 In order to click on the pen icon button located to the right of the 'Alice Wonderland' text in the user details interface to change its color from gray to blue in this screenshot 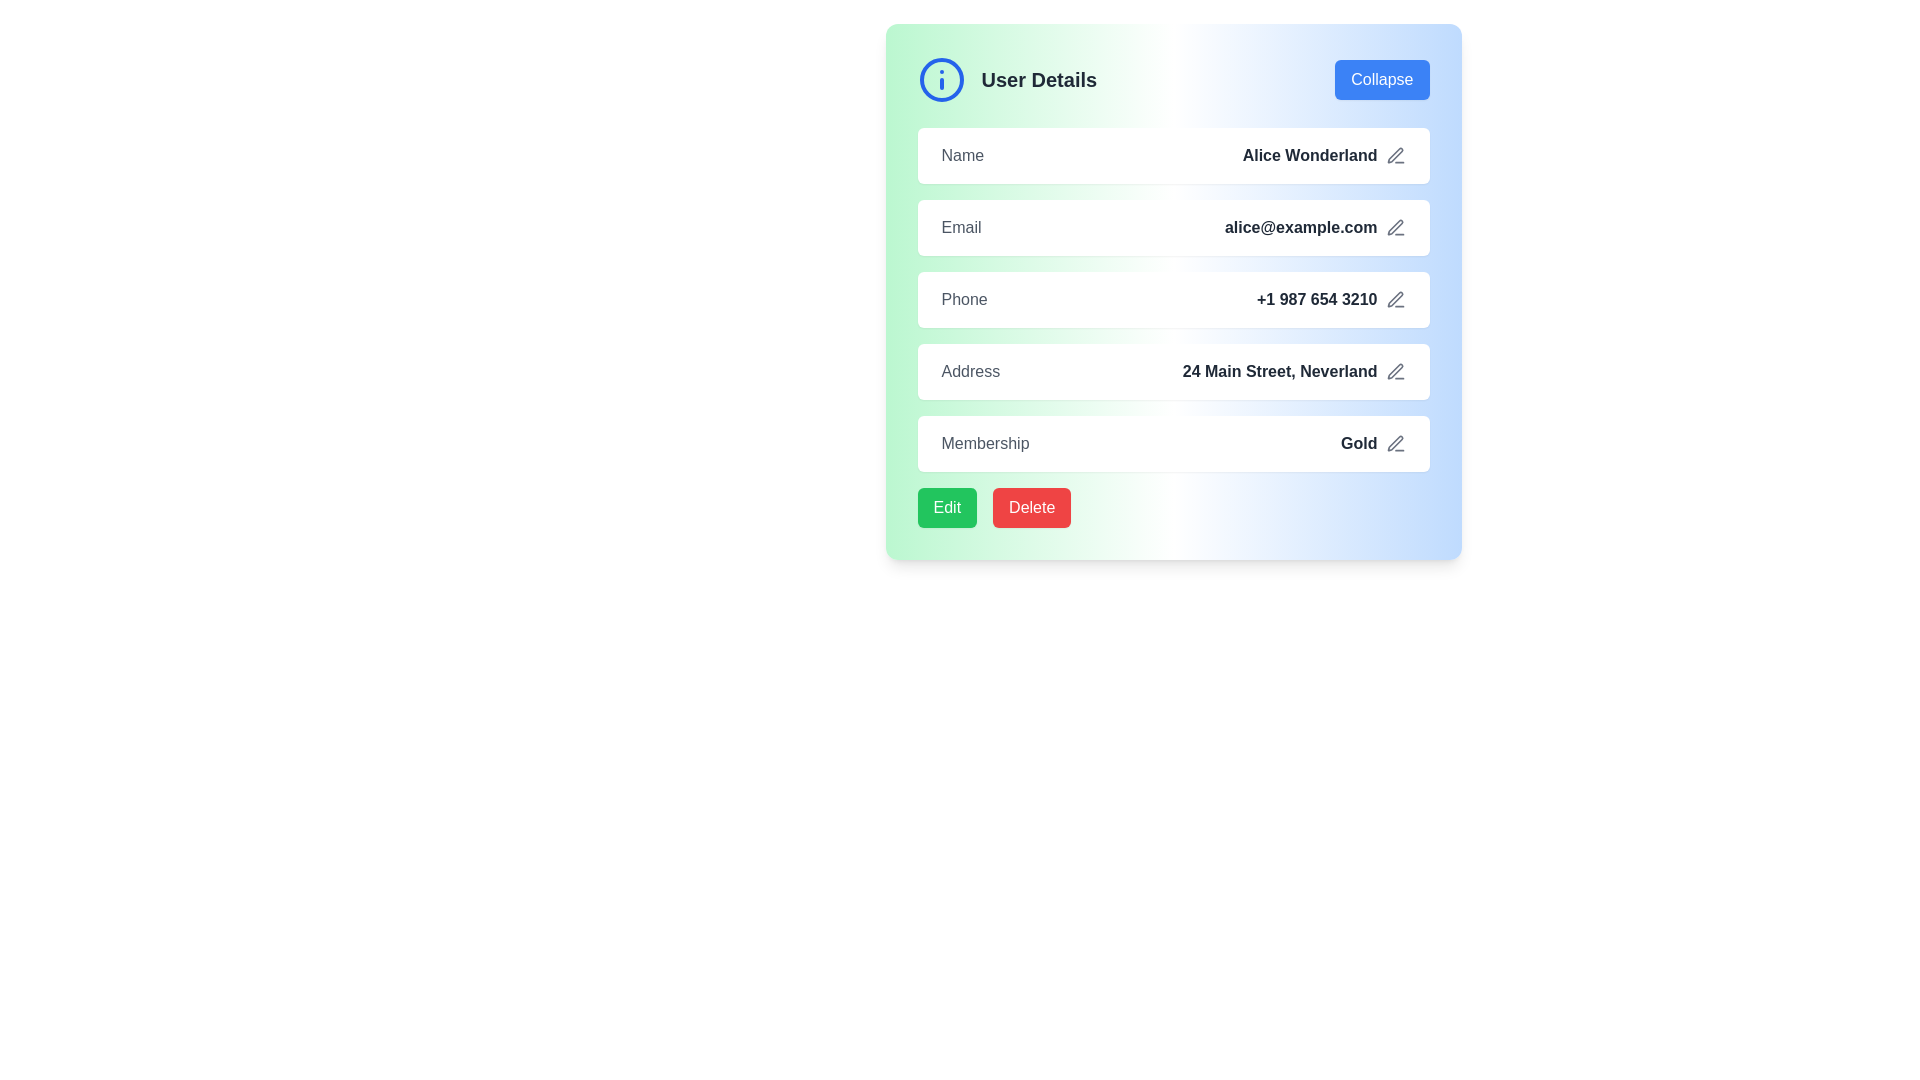, I will do `click(1394, 154)`.